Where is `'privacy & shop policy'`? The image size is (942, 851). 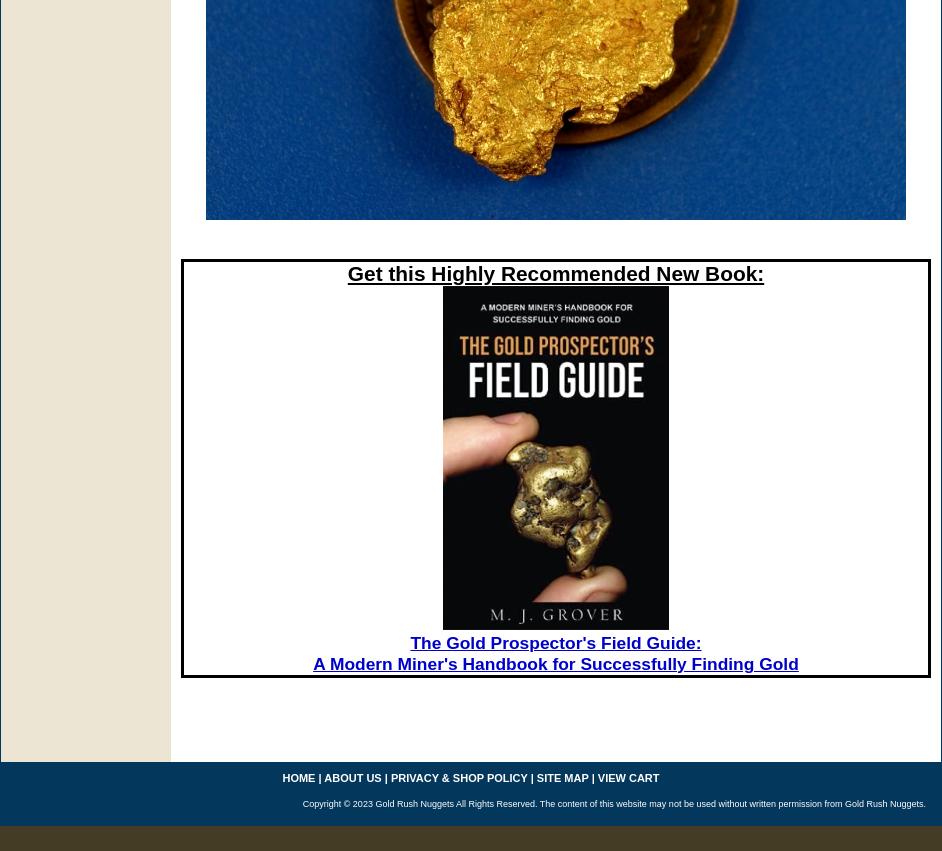
'privacy & shop policy' is located at coordinates (457, 776).